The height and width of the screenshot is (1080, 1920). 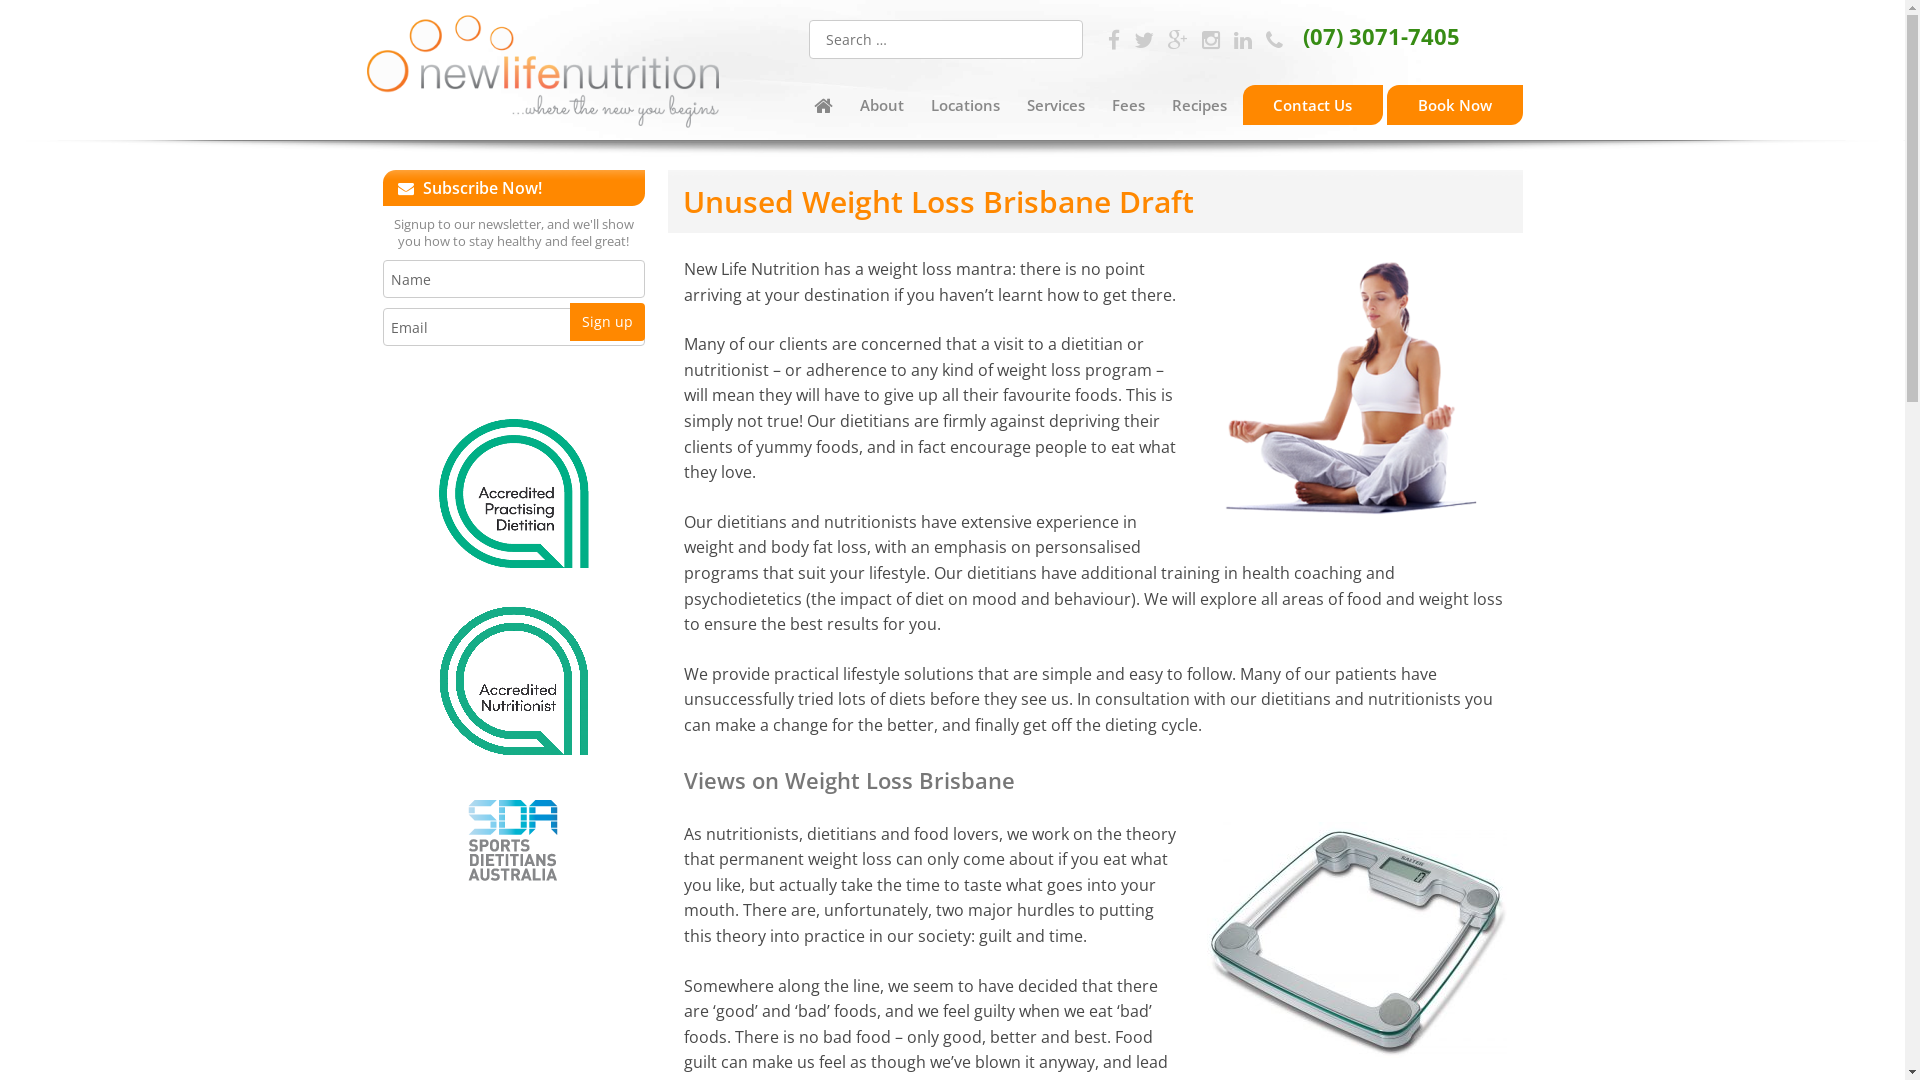 I want to click on '(07) 3071-7405', so click(x=1361, y=35).